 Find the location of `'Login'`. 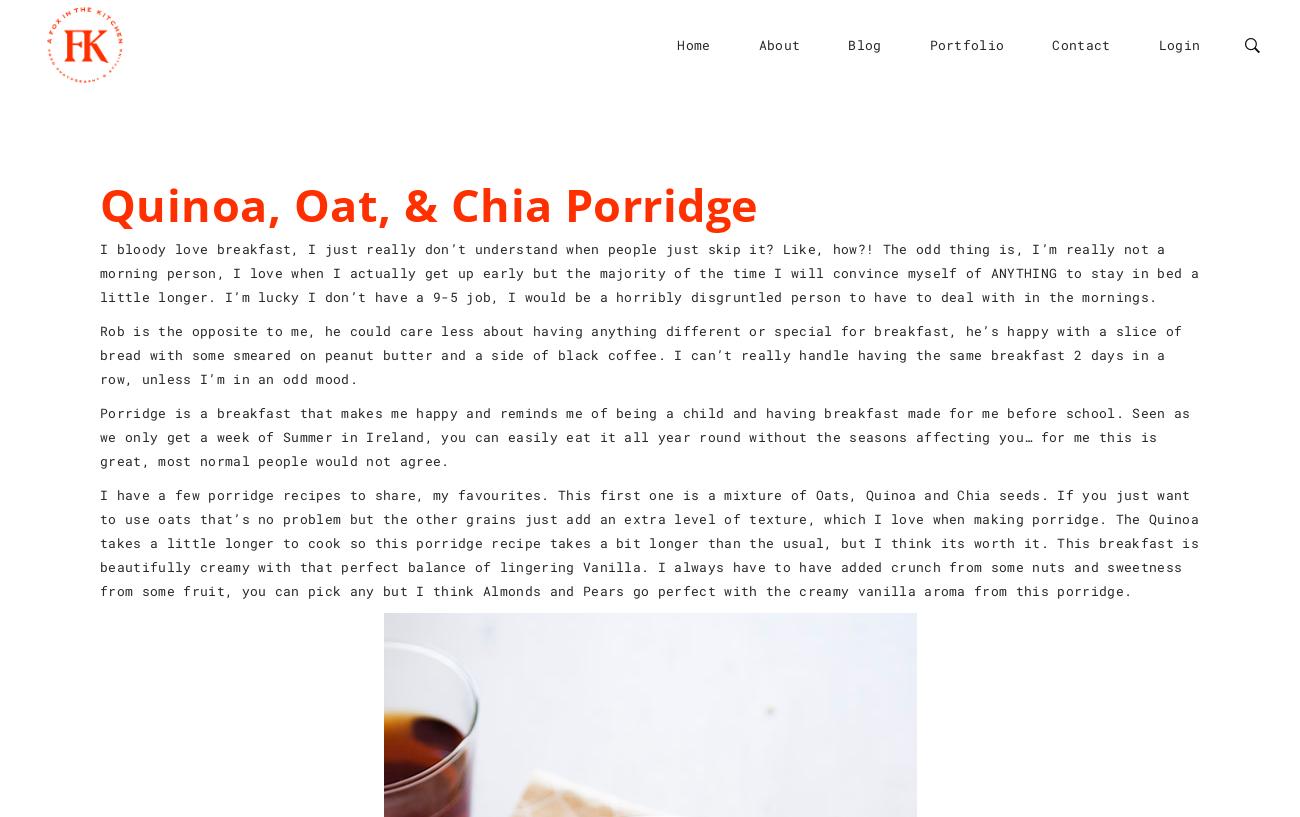

'Login' is located at coordinates (1178, 43).